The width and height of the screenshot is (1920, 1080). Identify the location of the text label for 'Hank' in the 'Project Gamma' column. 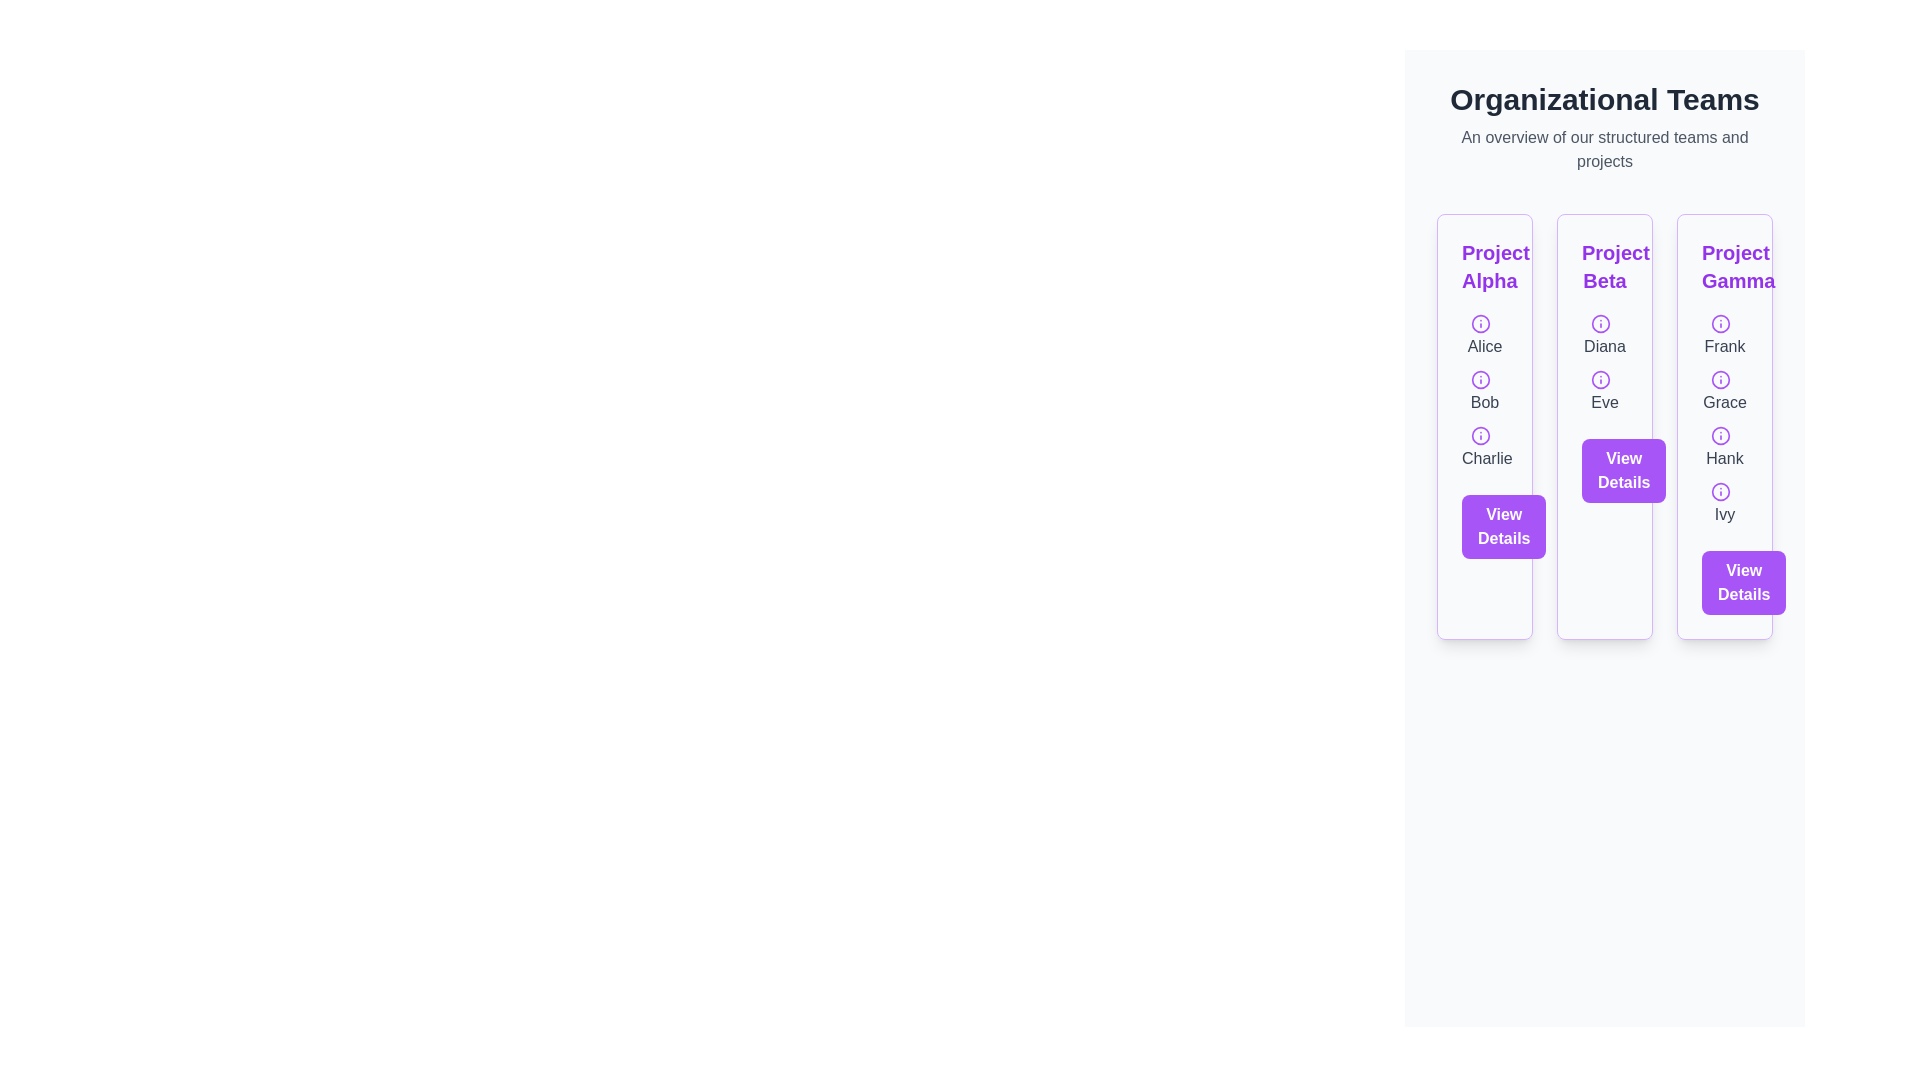
(1723, 446).